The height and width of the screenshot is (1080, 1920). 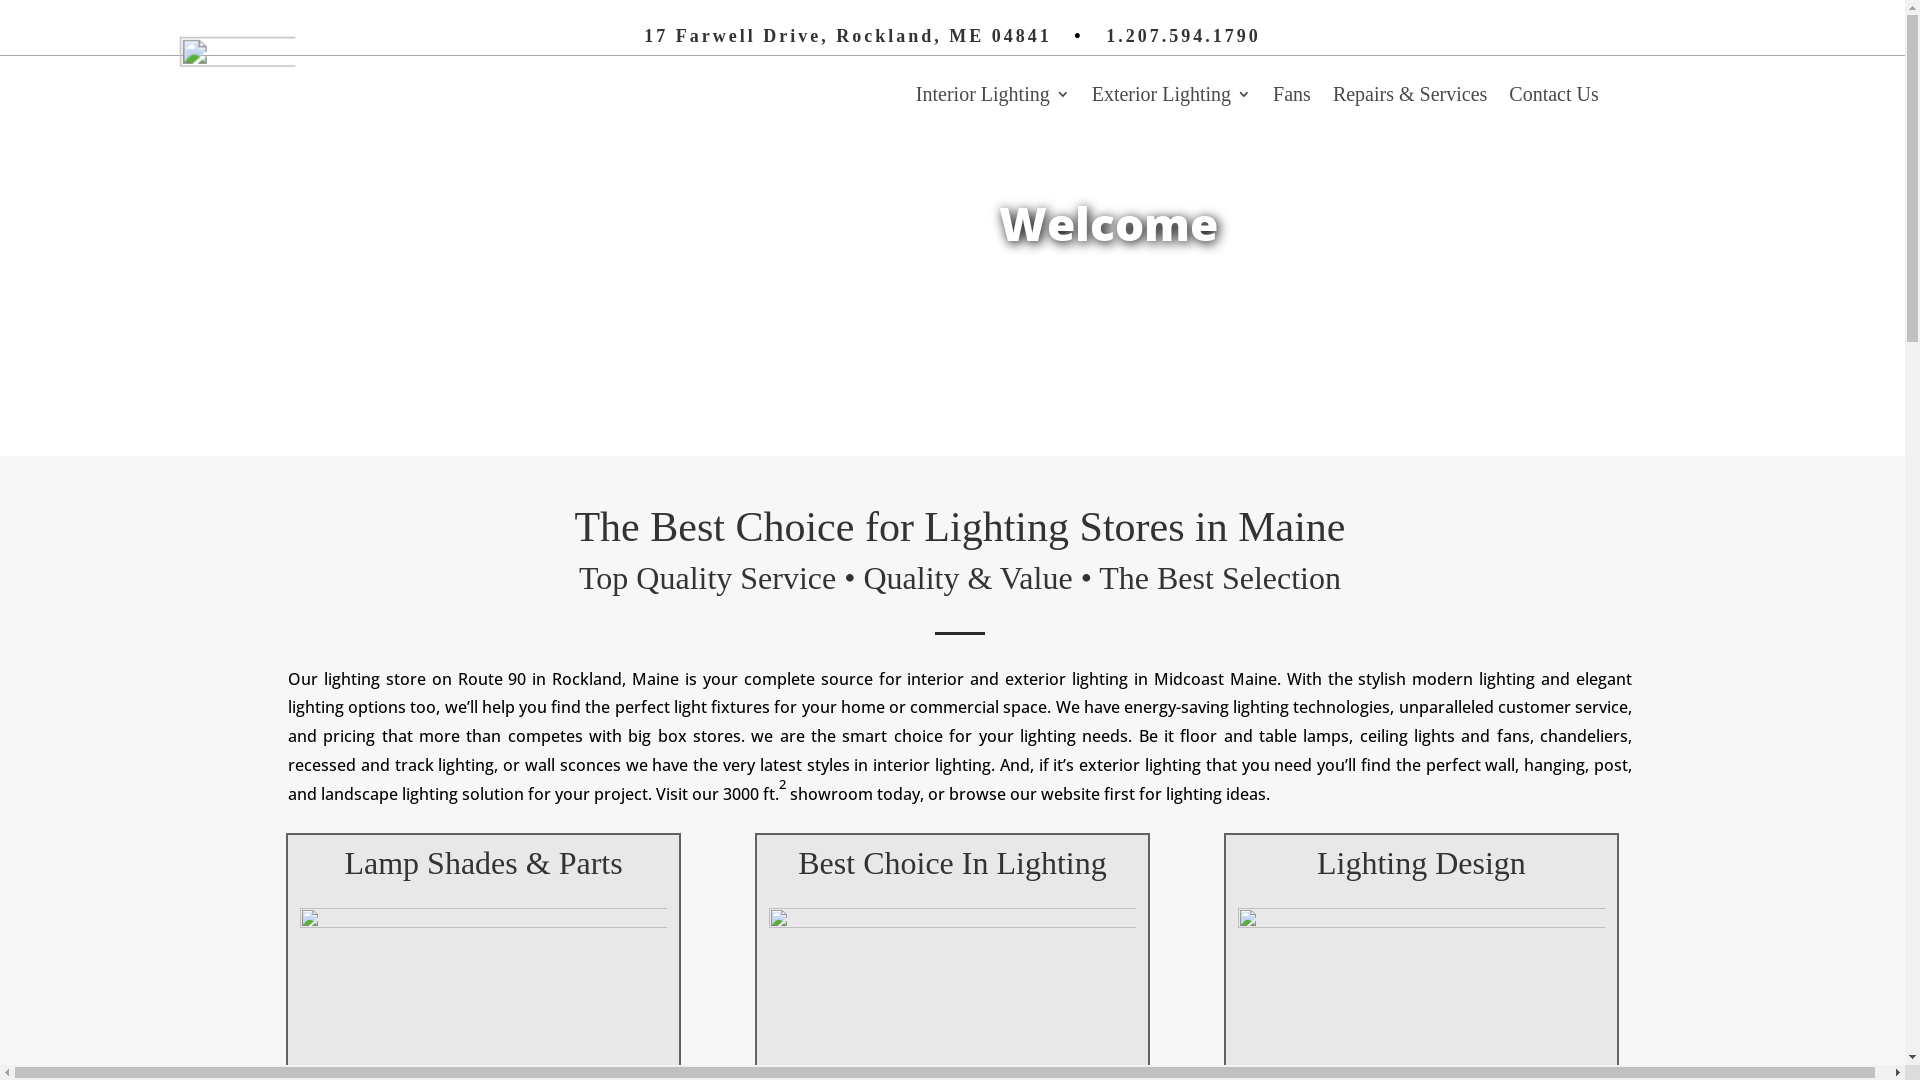 What do you see at coordinates (993, 97) in the screenshot?
I see `'Interior Lighting'` at bounding box center [993, 97].